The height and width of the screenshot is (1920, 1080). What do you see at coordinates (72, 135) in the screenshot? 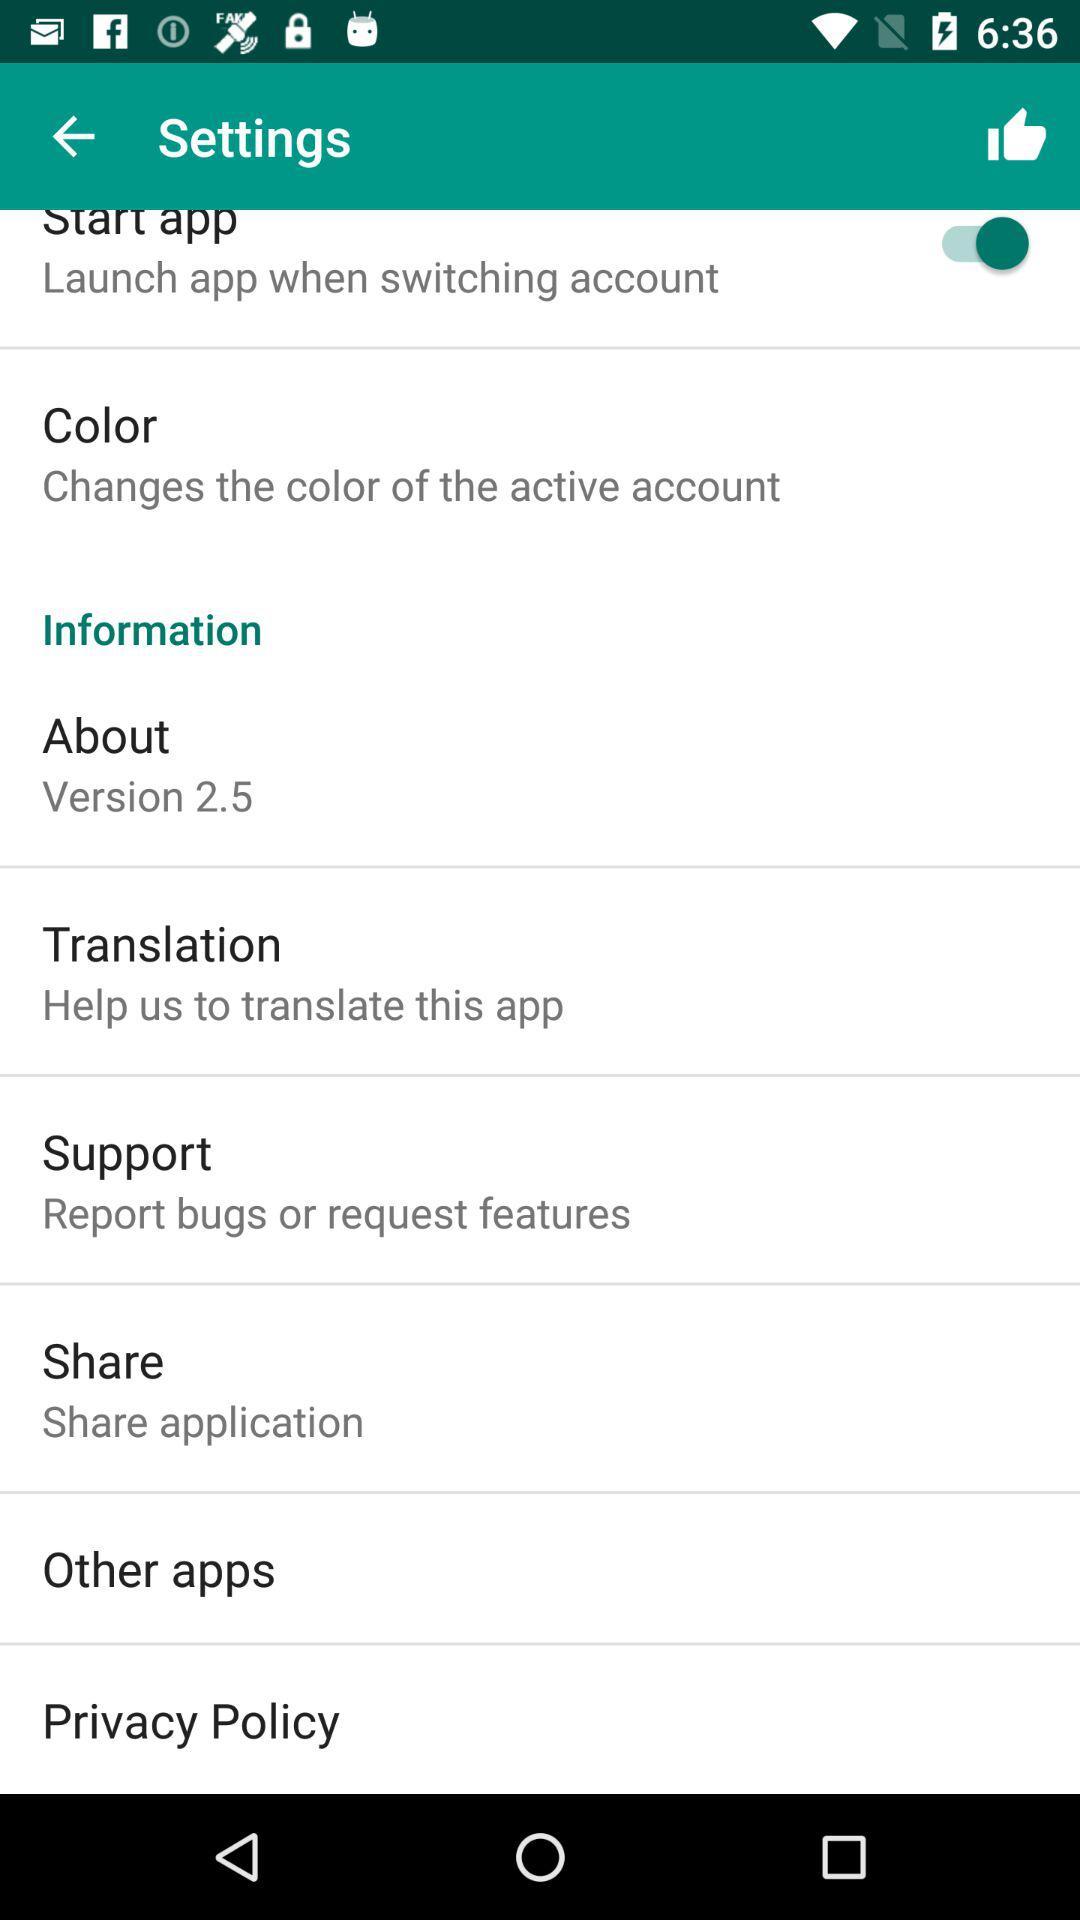
I see `icon to the left of the settings app` at bounding box center [72, 135].